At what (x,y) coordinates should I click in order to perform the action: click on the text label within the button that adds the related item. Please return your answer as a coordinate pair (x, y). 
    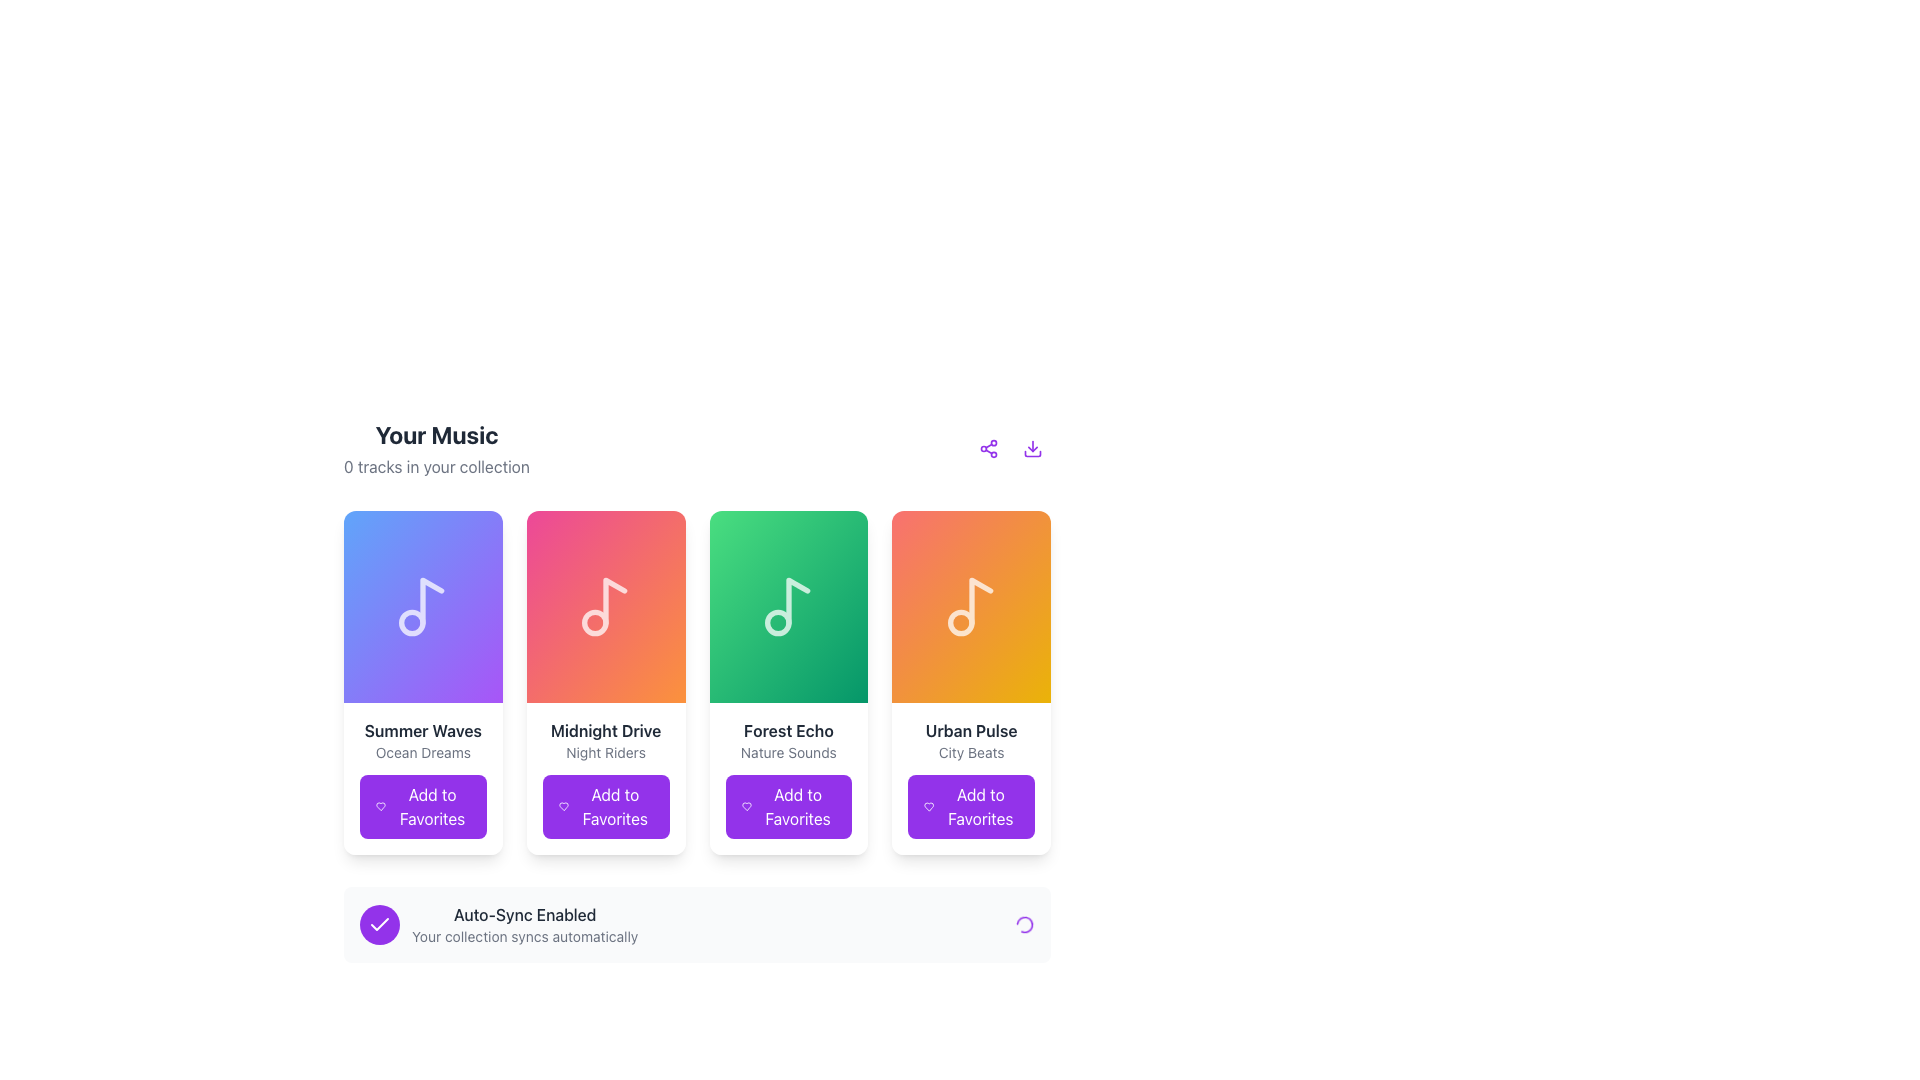
    Looking at the image, I should click on (613, 805).